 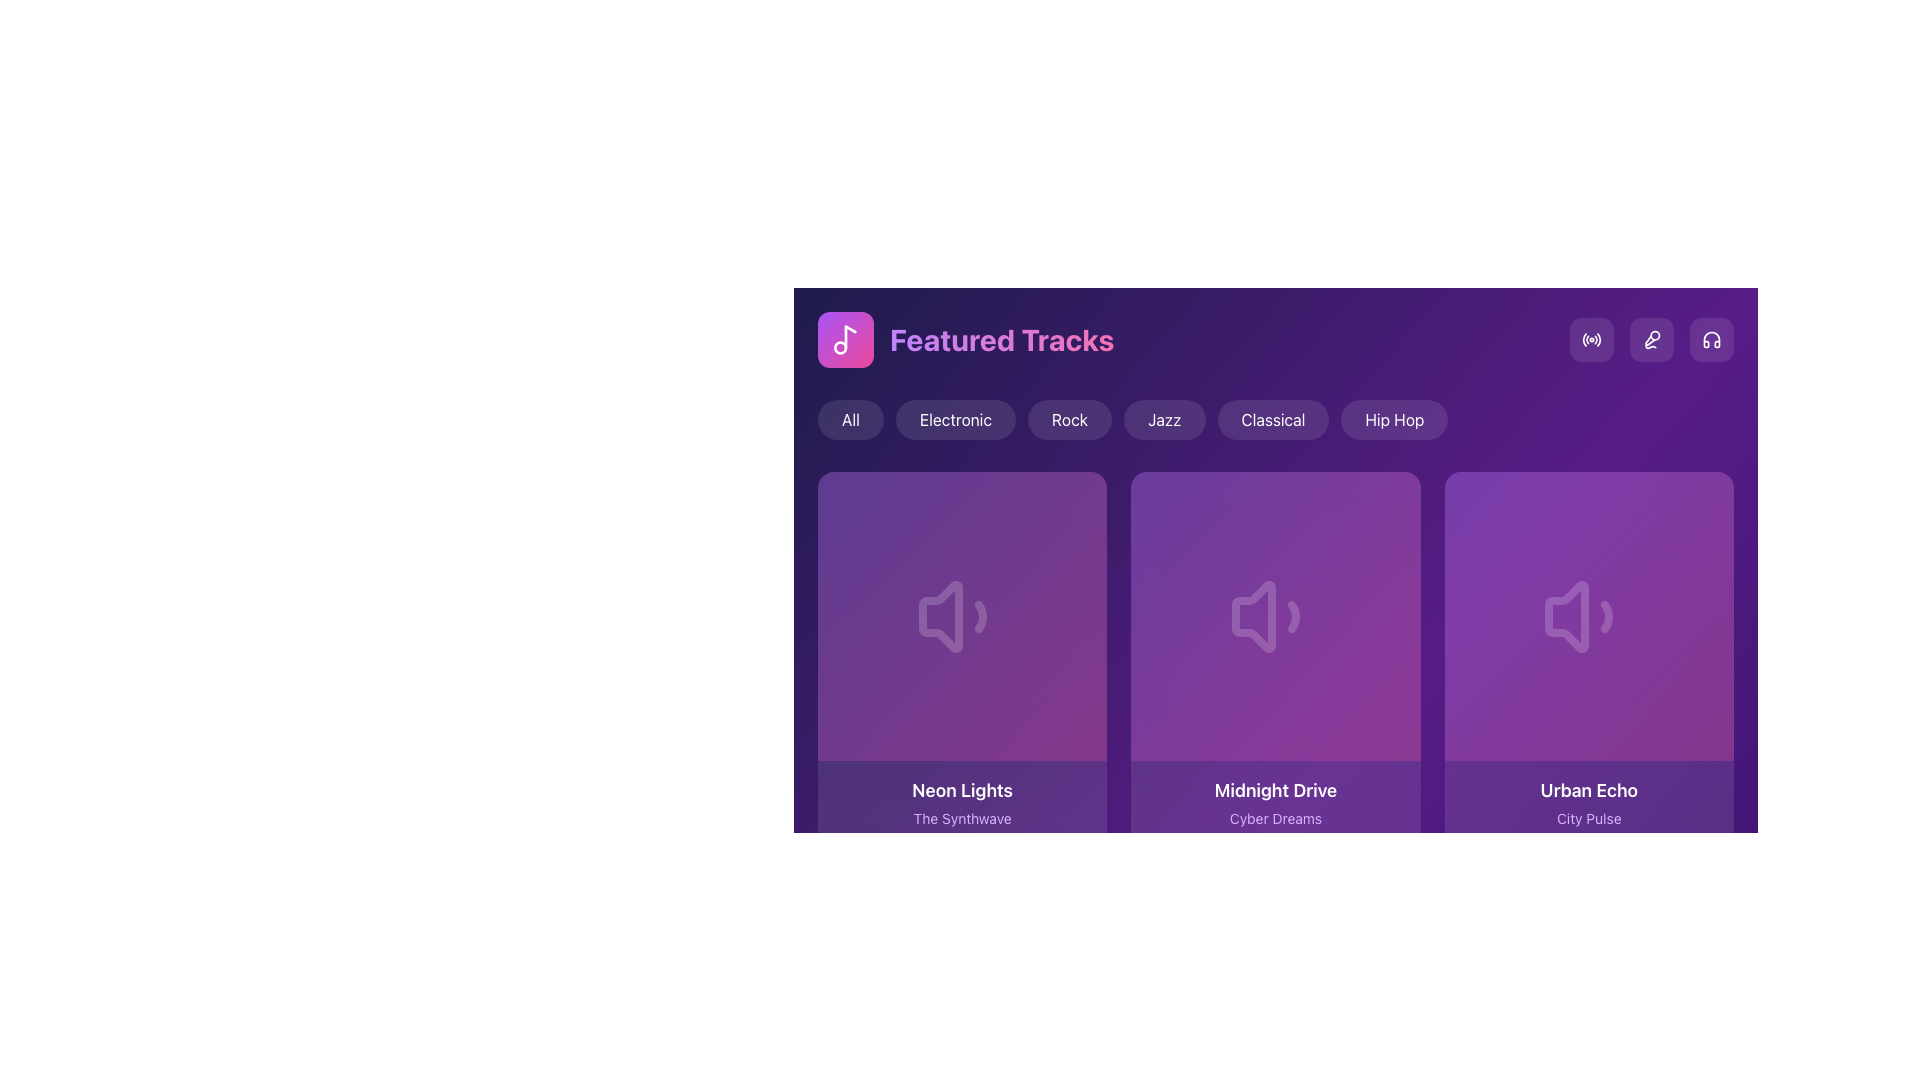 I want to click on the speaker icon with sound waves, located at the center of the first card in the 'Neon Lights' card list, so click(x=962, y=615).